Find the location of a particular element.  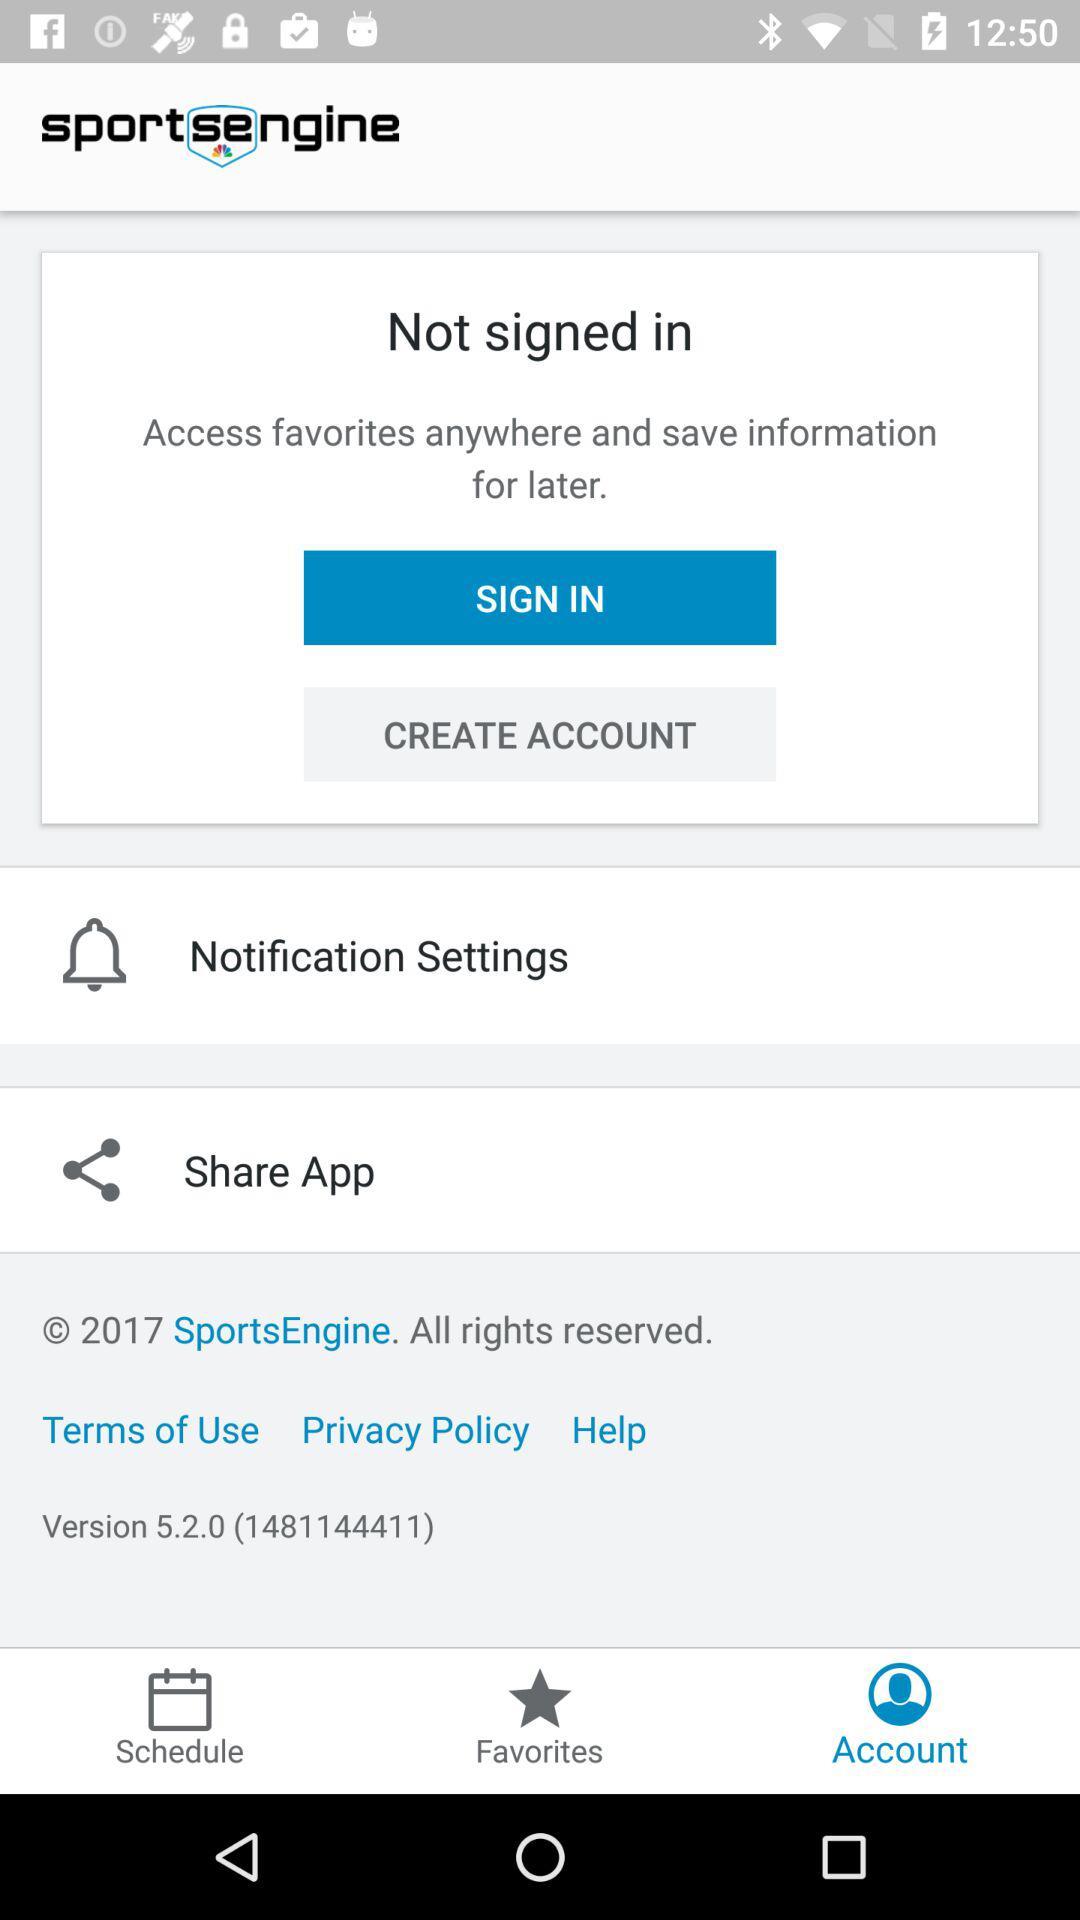

2017 sportsengine all is located at coordinates (378, 1329).